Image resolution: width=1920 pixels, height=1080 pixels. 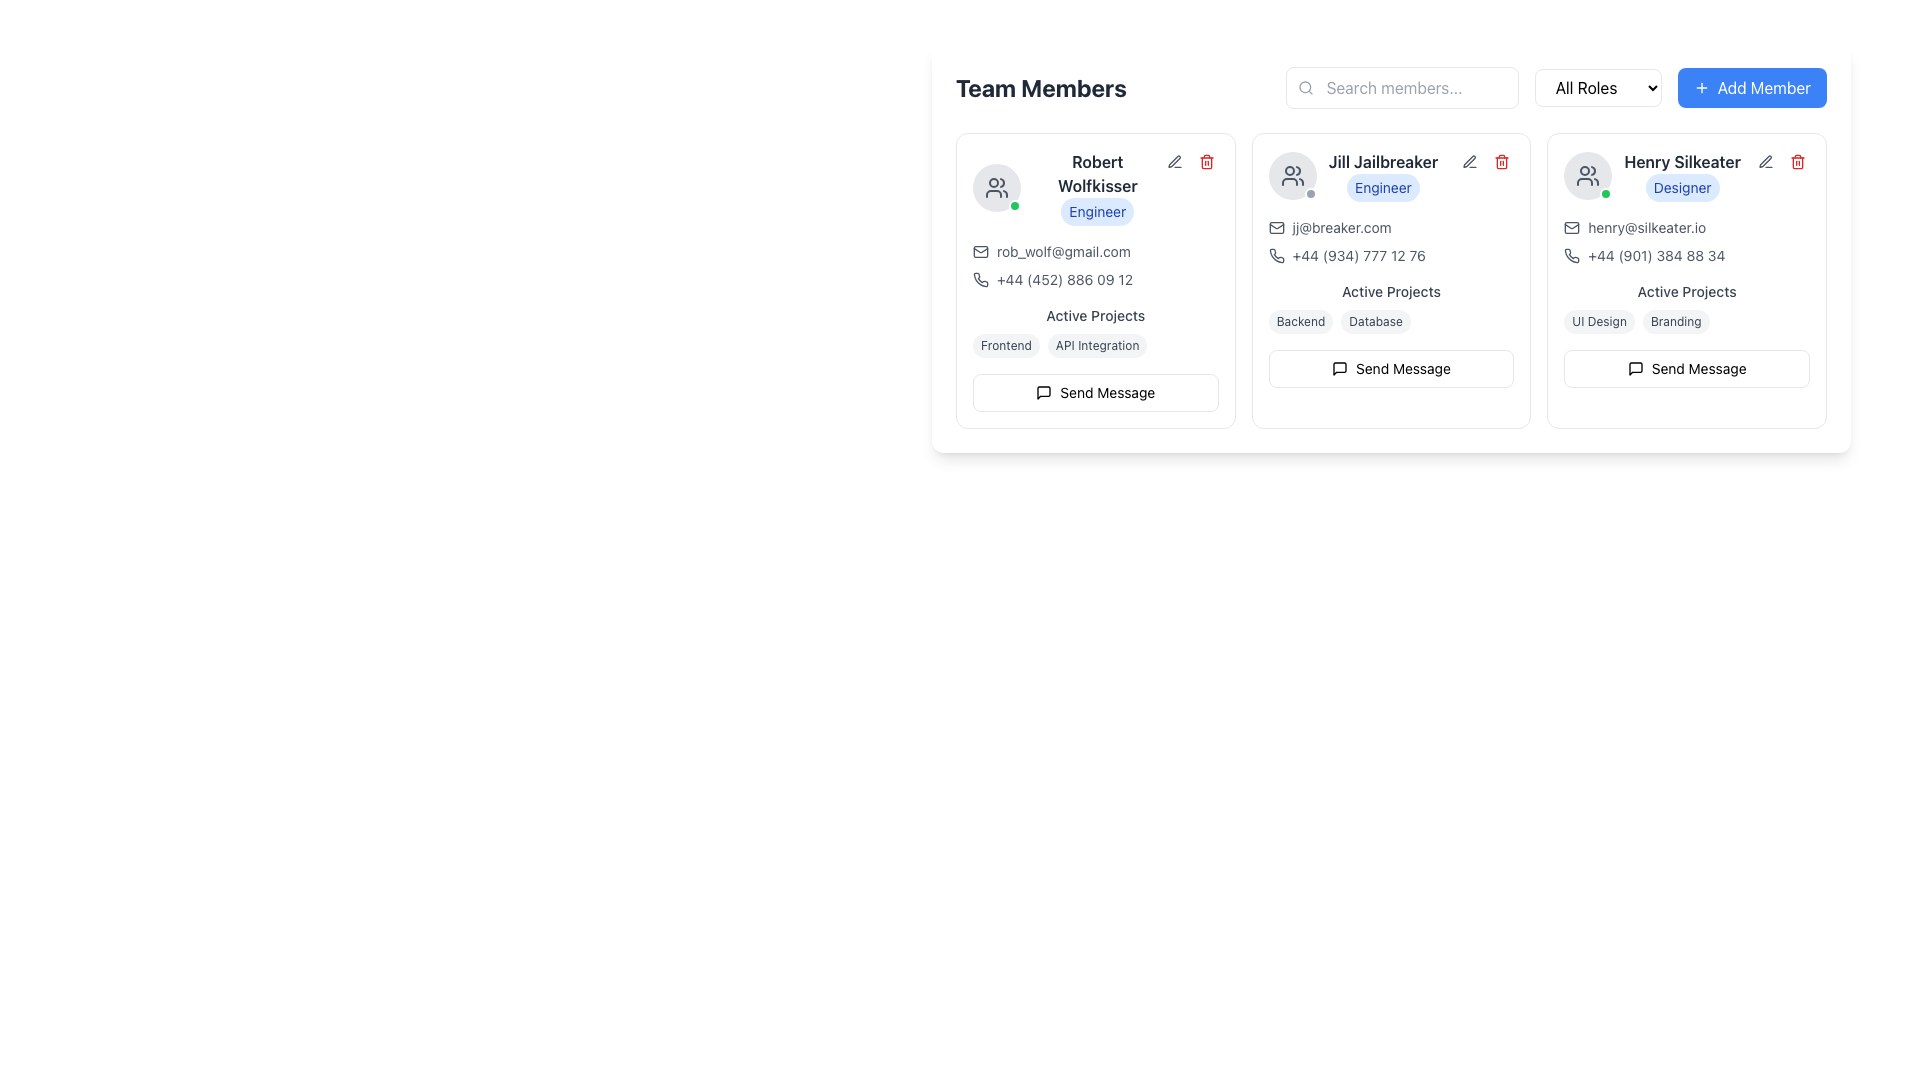 What do you see at coordinates (1766, 161) in the screenshot?
I see `the edit button, which is an icon resembling a pen located in the top-right corner of the card labeled 'Henry Silkeater'` at bounding box center [1766, 161].